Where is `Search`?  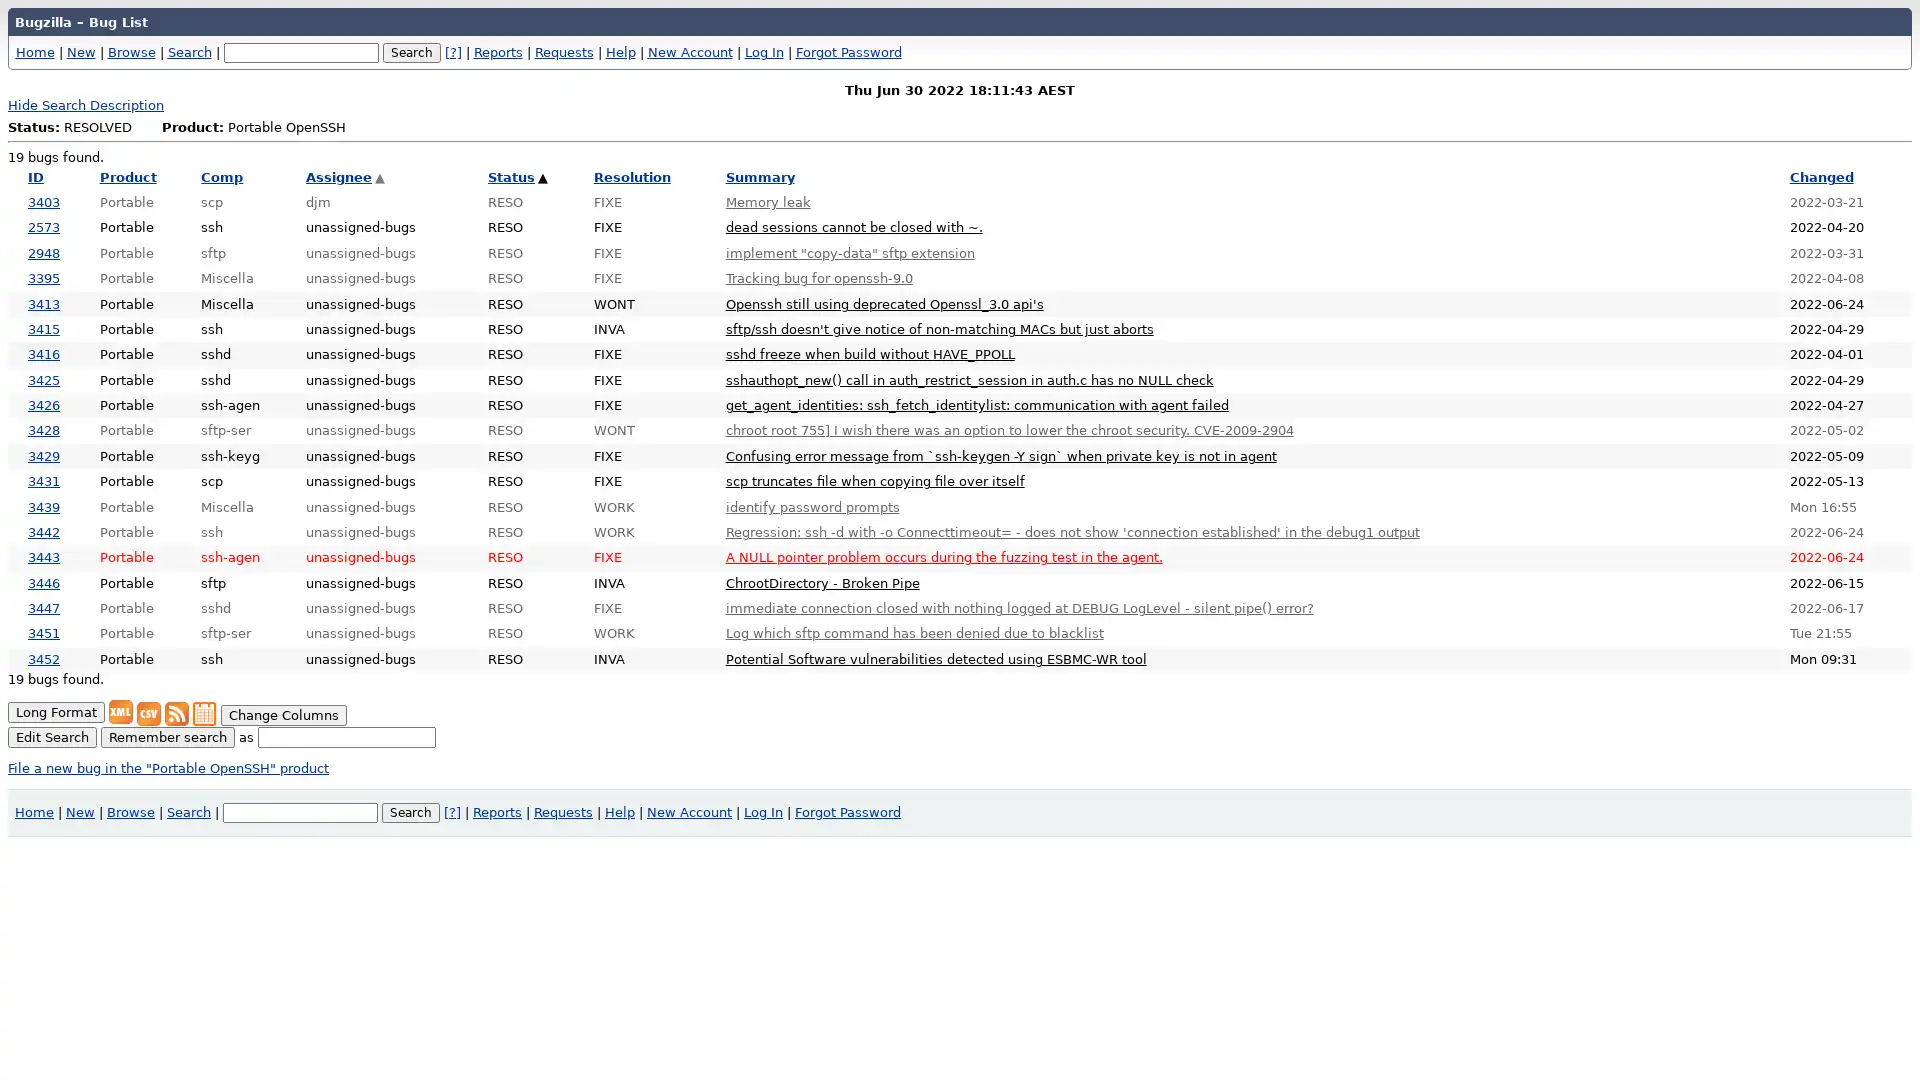
Search is located at coordinates (410, 813).